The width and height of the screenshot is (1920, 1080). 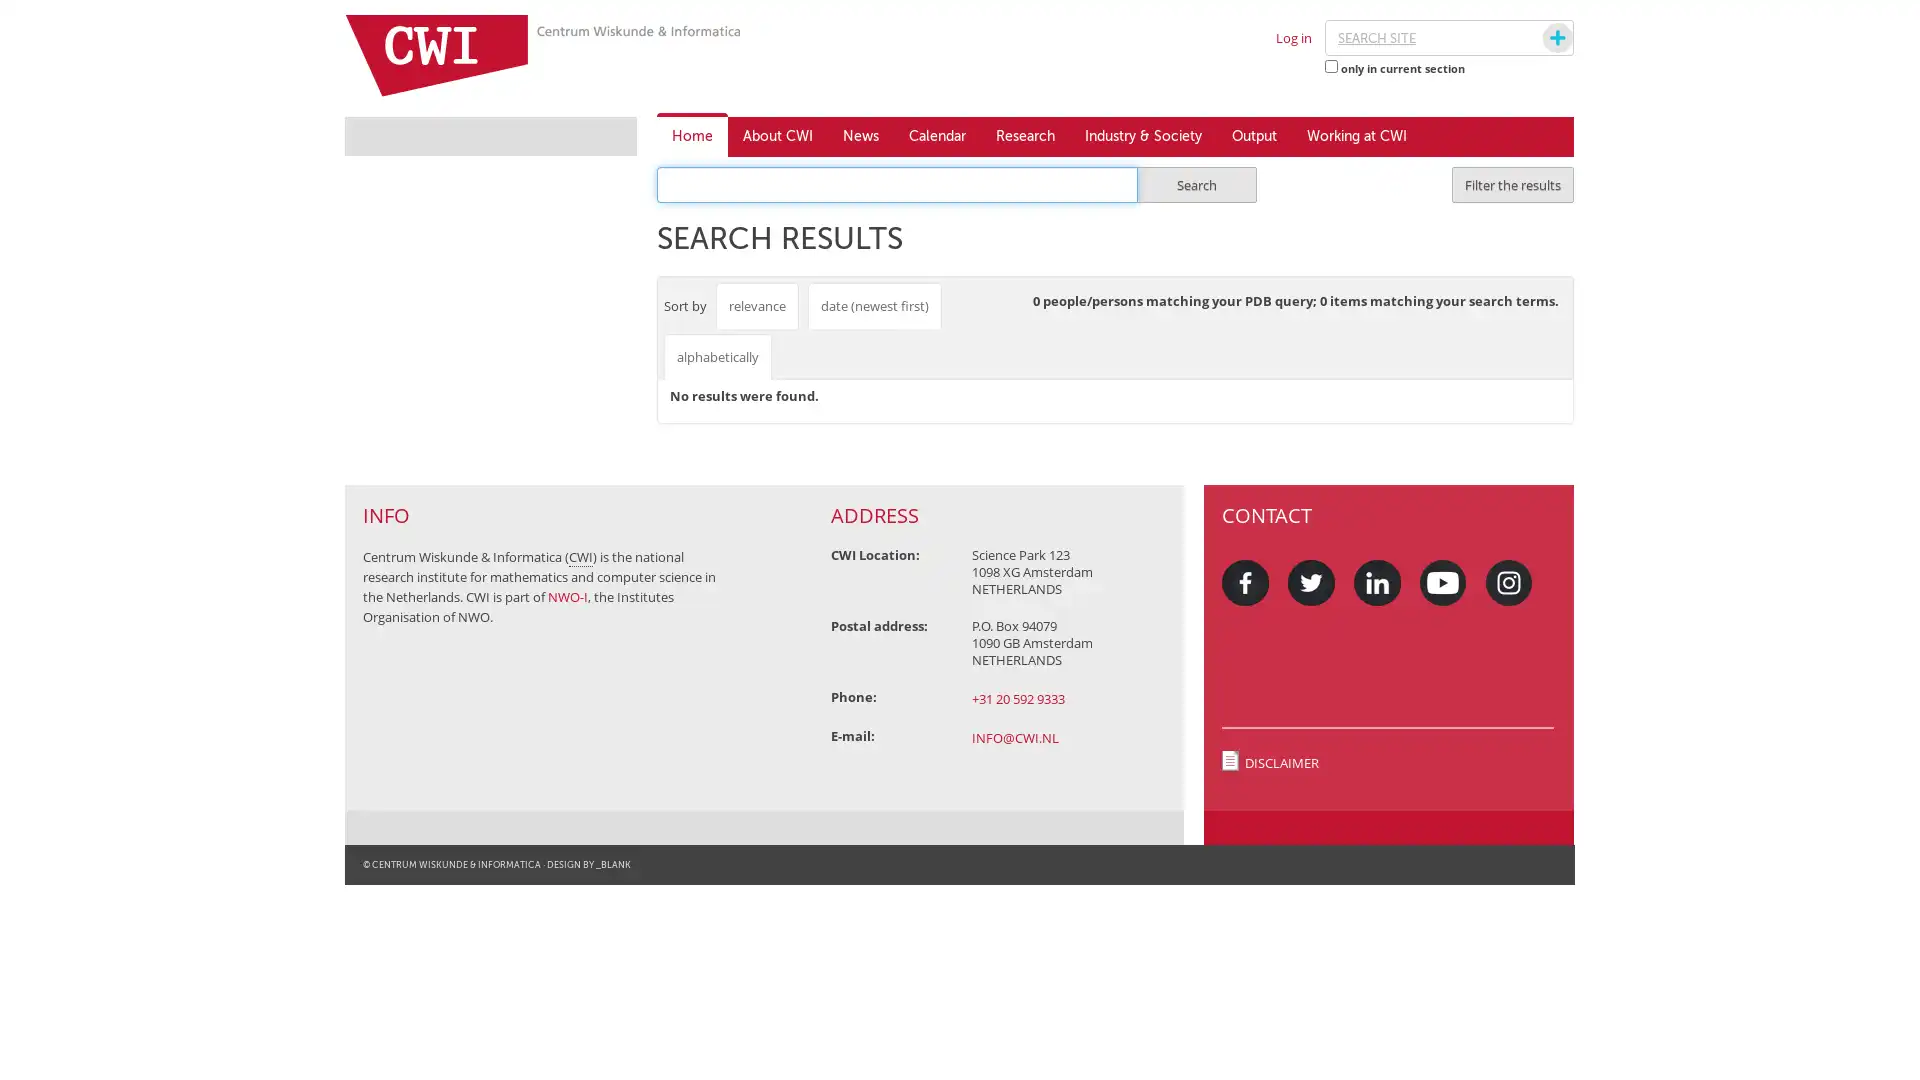 I want to click on Search, so click(x=1196, y=185).